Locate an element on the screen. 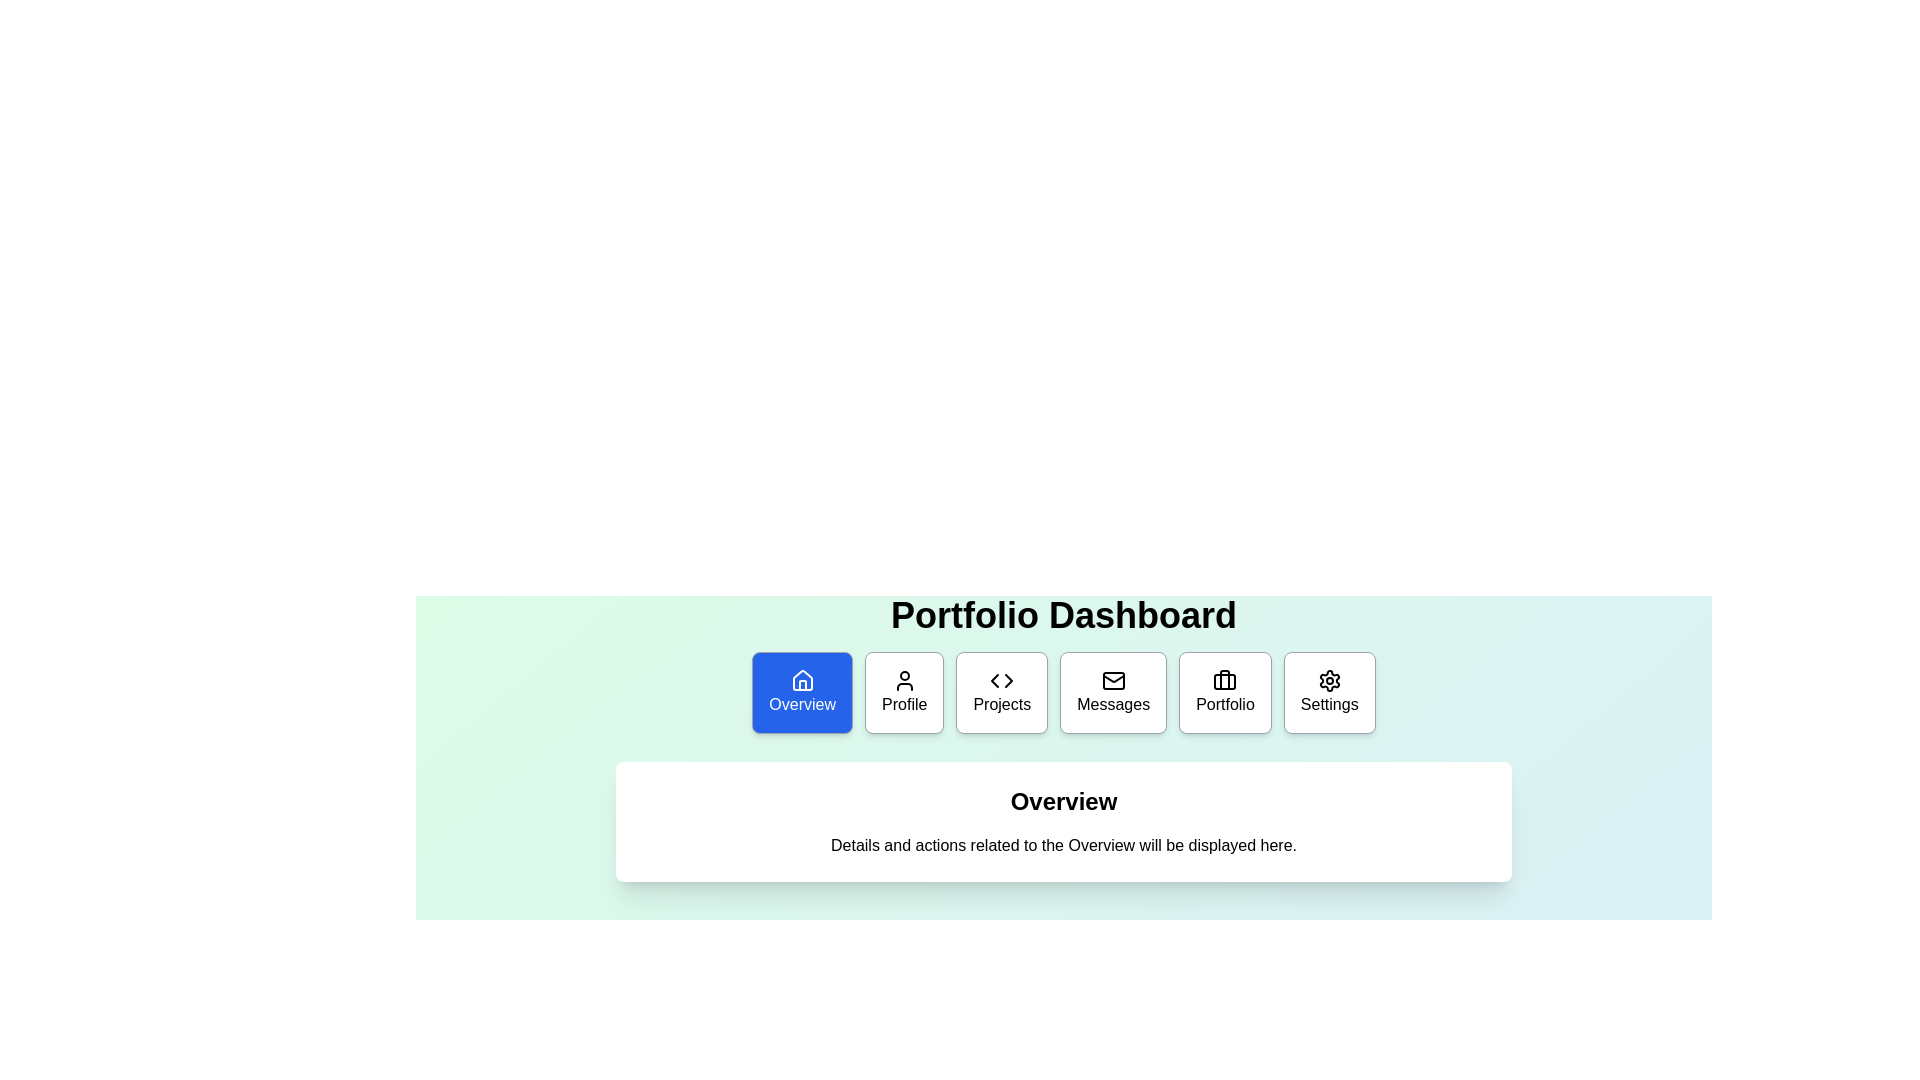 Image resolution: width=1920 pixels, height=1080 pixels. the 'Projects' button, which is a bold text label within a rectangular button located in the third position of a horizontal menu bar is located at coordinates (1002, 704).